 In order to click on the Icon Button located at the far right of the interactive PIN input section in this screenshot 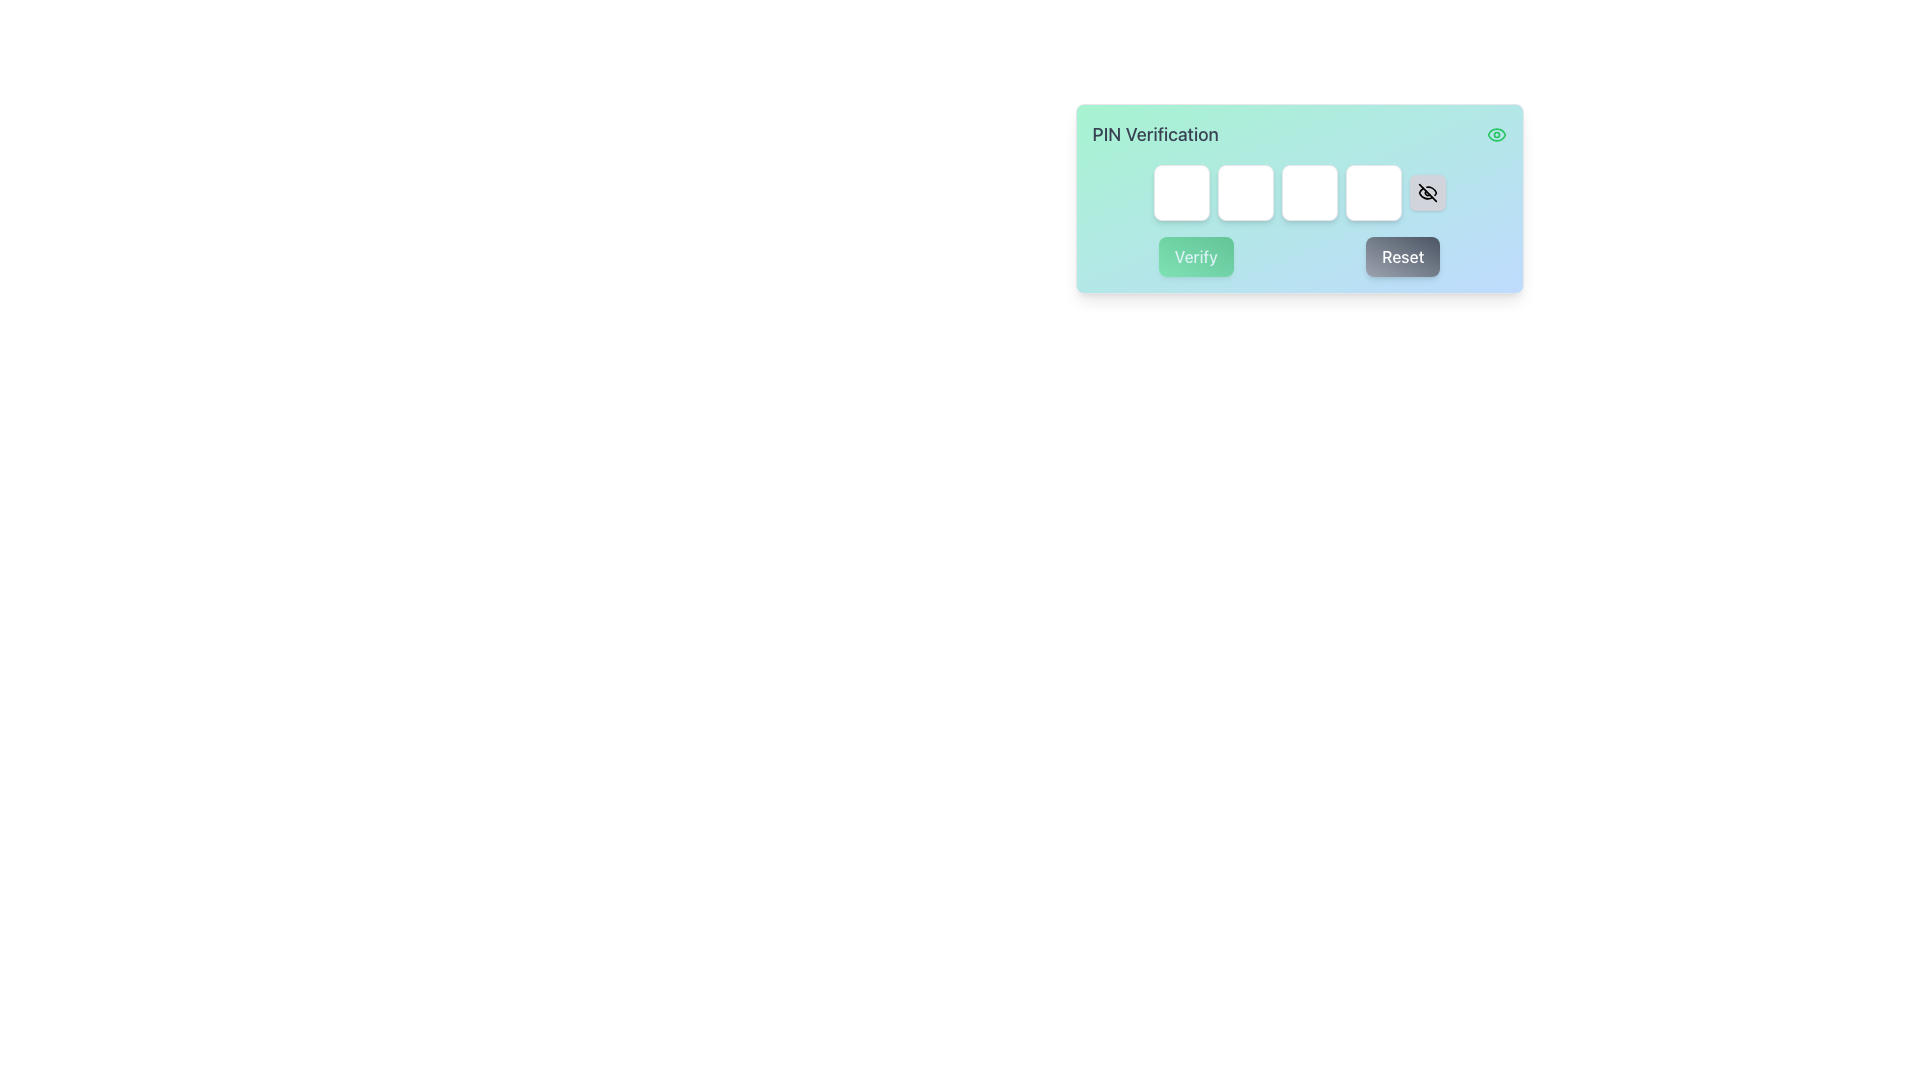, I will do `click(1426, 192)`.